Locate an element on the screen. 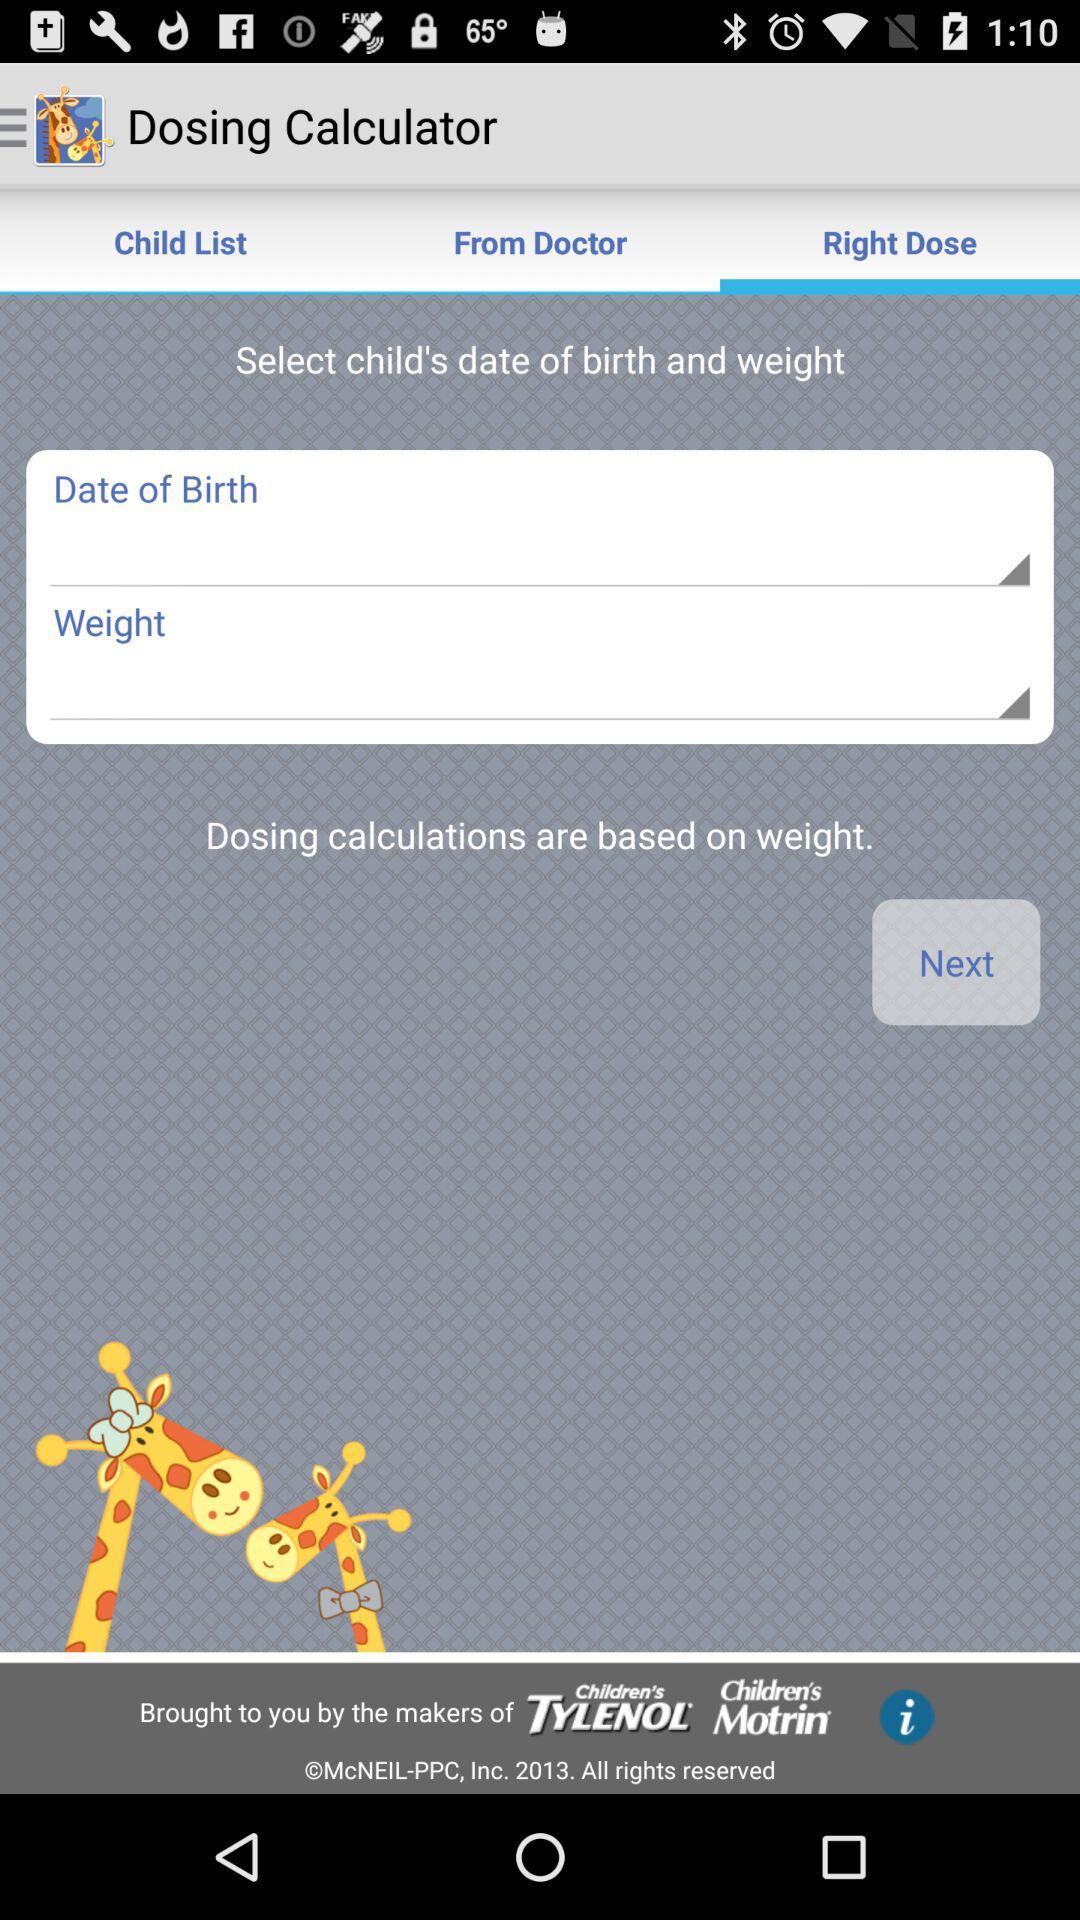 The image size is (1080, 1920). app below the dosing calculations are app is located at coordinates (955, 962).